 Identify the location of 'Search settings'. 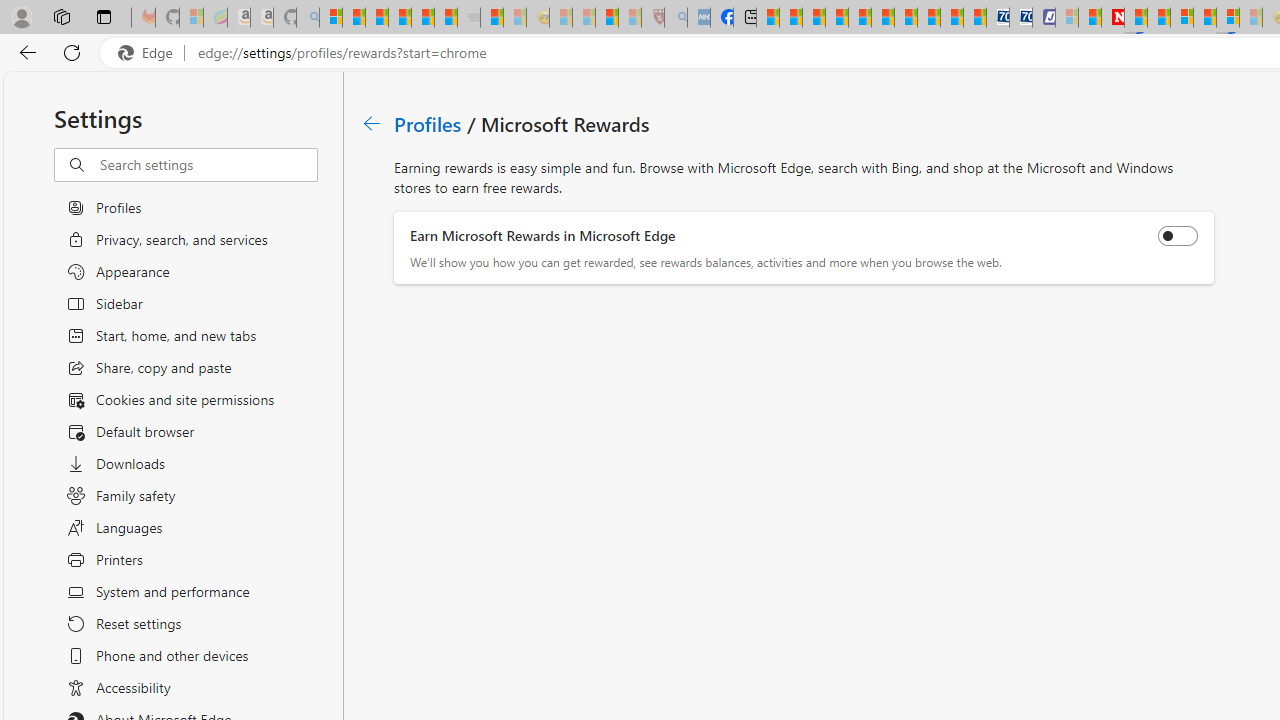
(208, 164).